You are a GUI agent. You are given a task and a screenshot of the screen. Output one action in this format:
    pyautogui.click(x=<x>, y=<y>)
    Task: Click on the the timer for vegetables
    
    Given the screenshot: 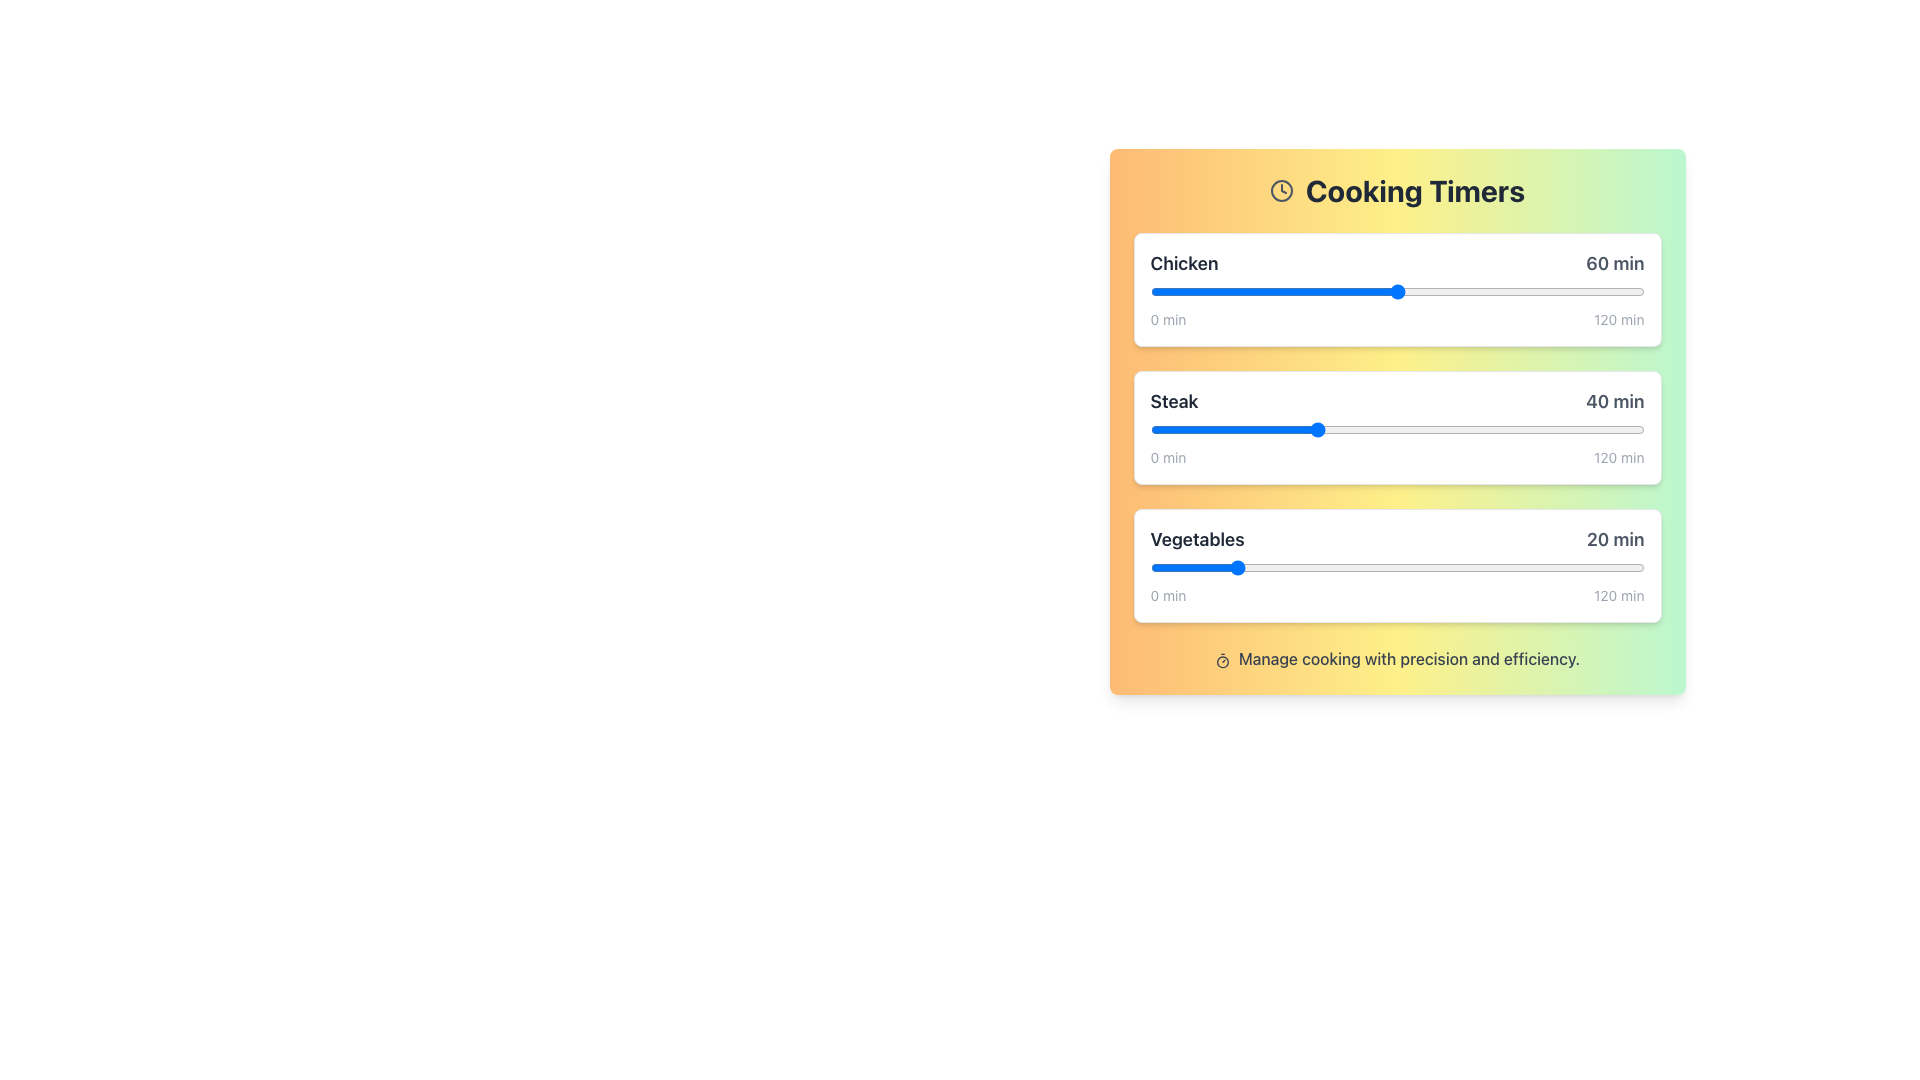 What is the action you would take?
    pyautogui.click(x=1360, y=567)
    